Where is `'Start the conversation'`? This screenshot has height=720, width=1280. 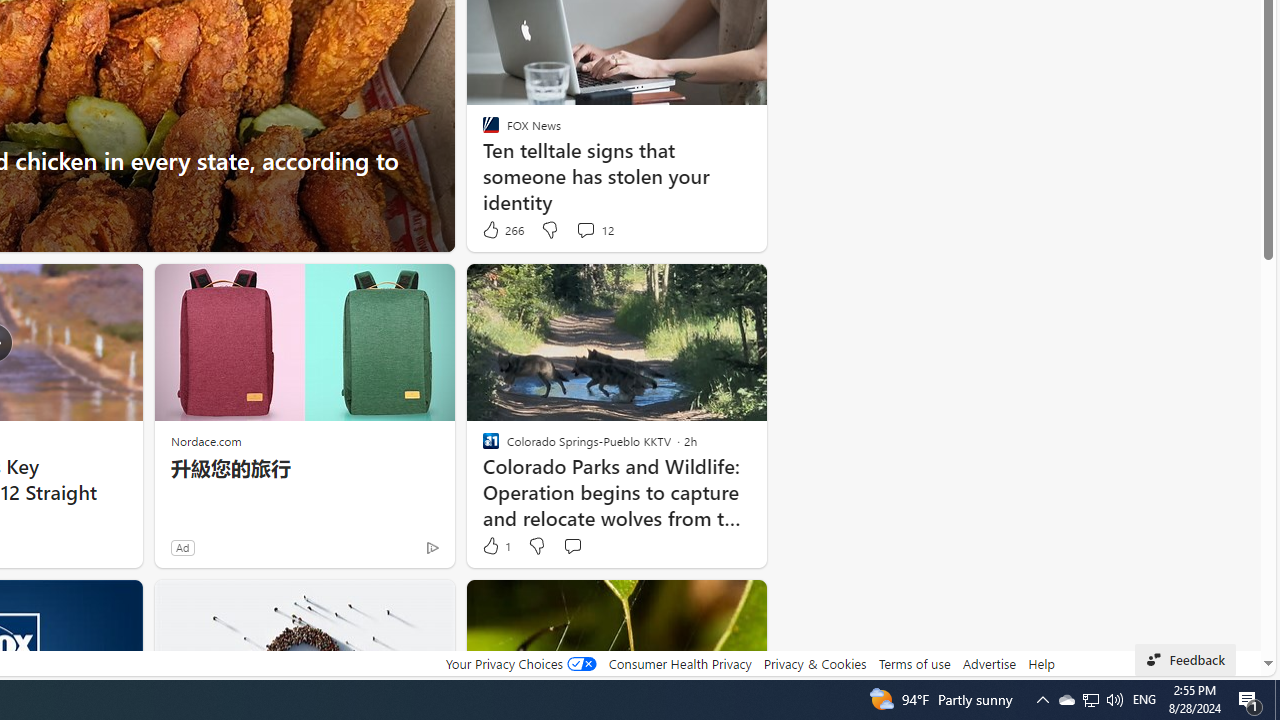
'Start the conversation' is located at coordinates (571, 545).